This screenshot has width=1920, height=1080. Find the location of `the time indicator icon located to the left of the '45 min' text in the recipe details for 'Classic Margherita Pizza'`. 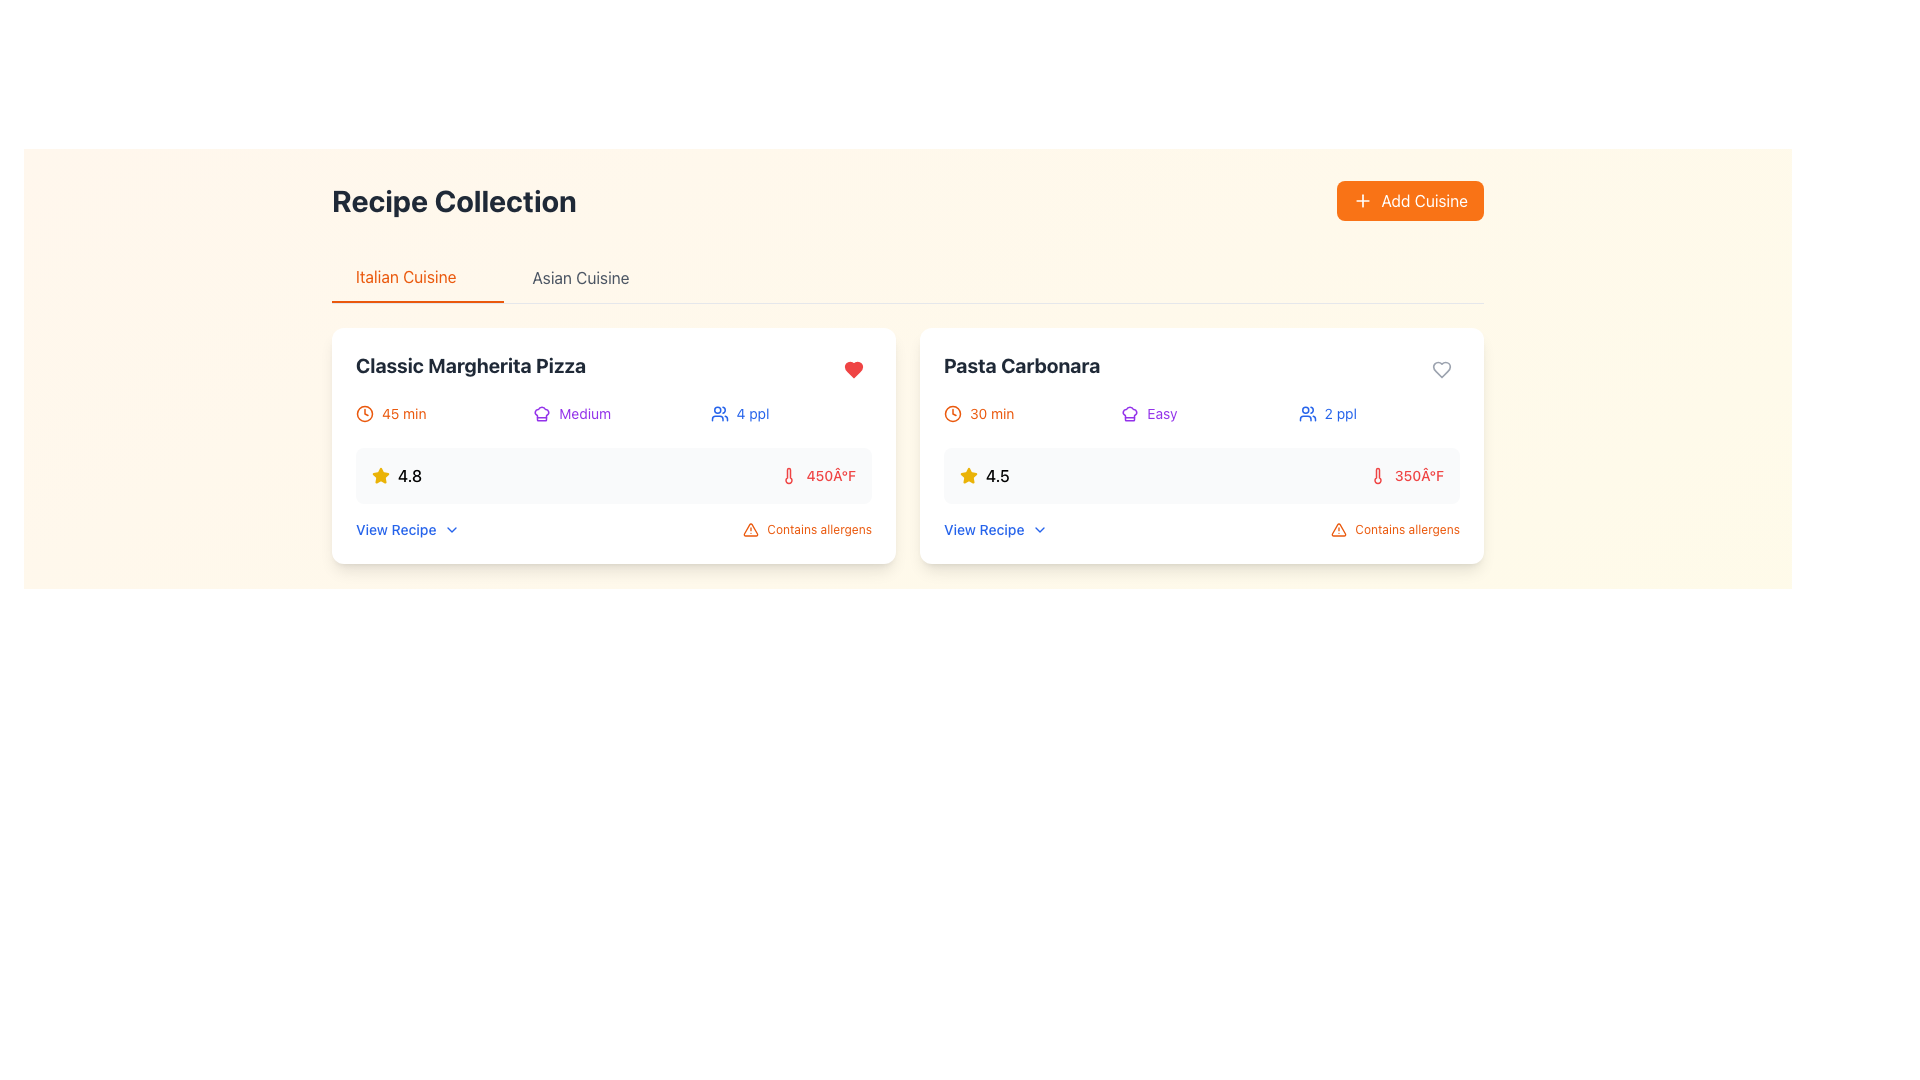

the time indicator icon located to the left of the '45 min' text in the recipe details for 'Classic Margherita Pizza' is located at coordinates (364, 412).